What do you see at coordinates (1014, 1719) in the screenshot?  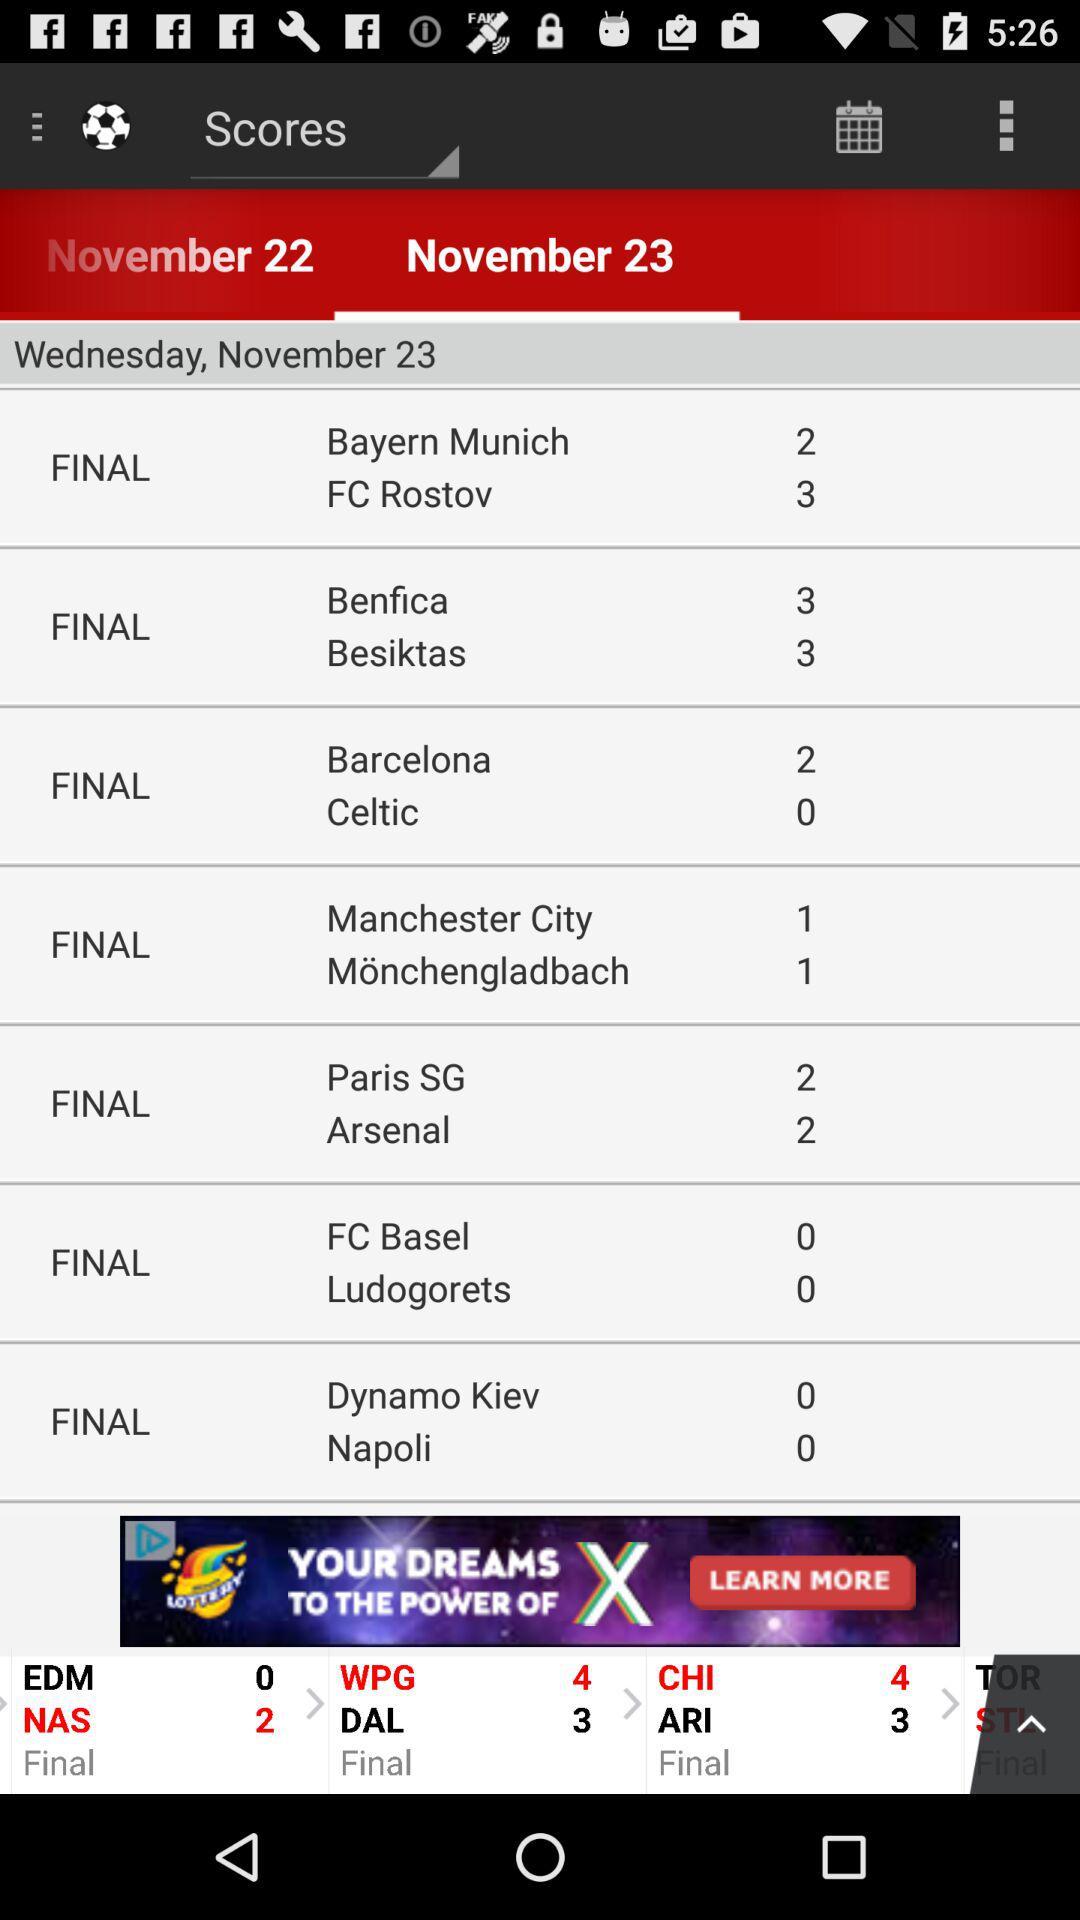 I see `menu` at bounding box center [1014, 1719].